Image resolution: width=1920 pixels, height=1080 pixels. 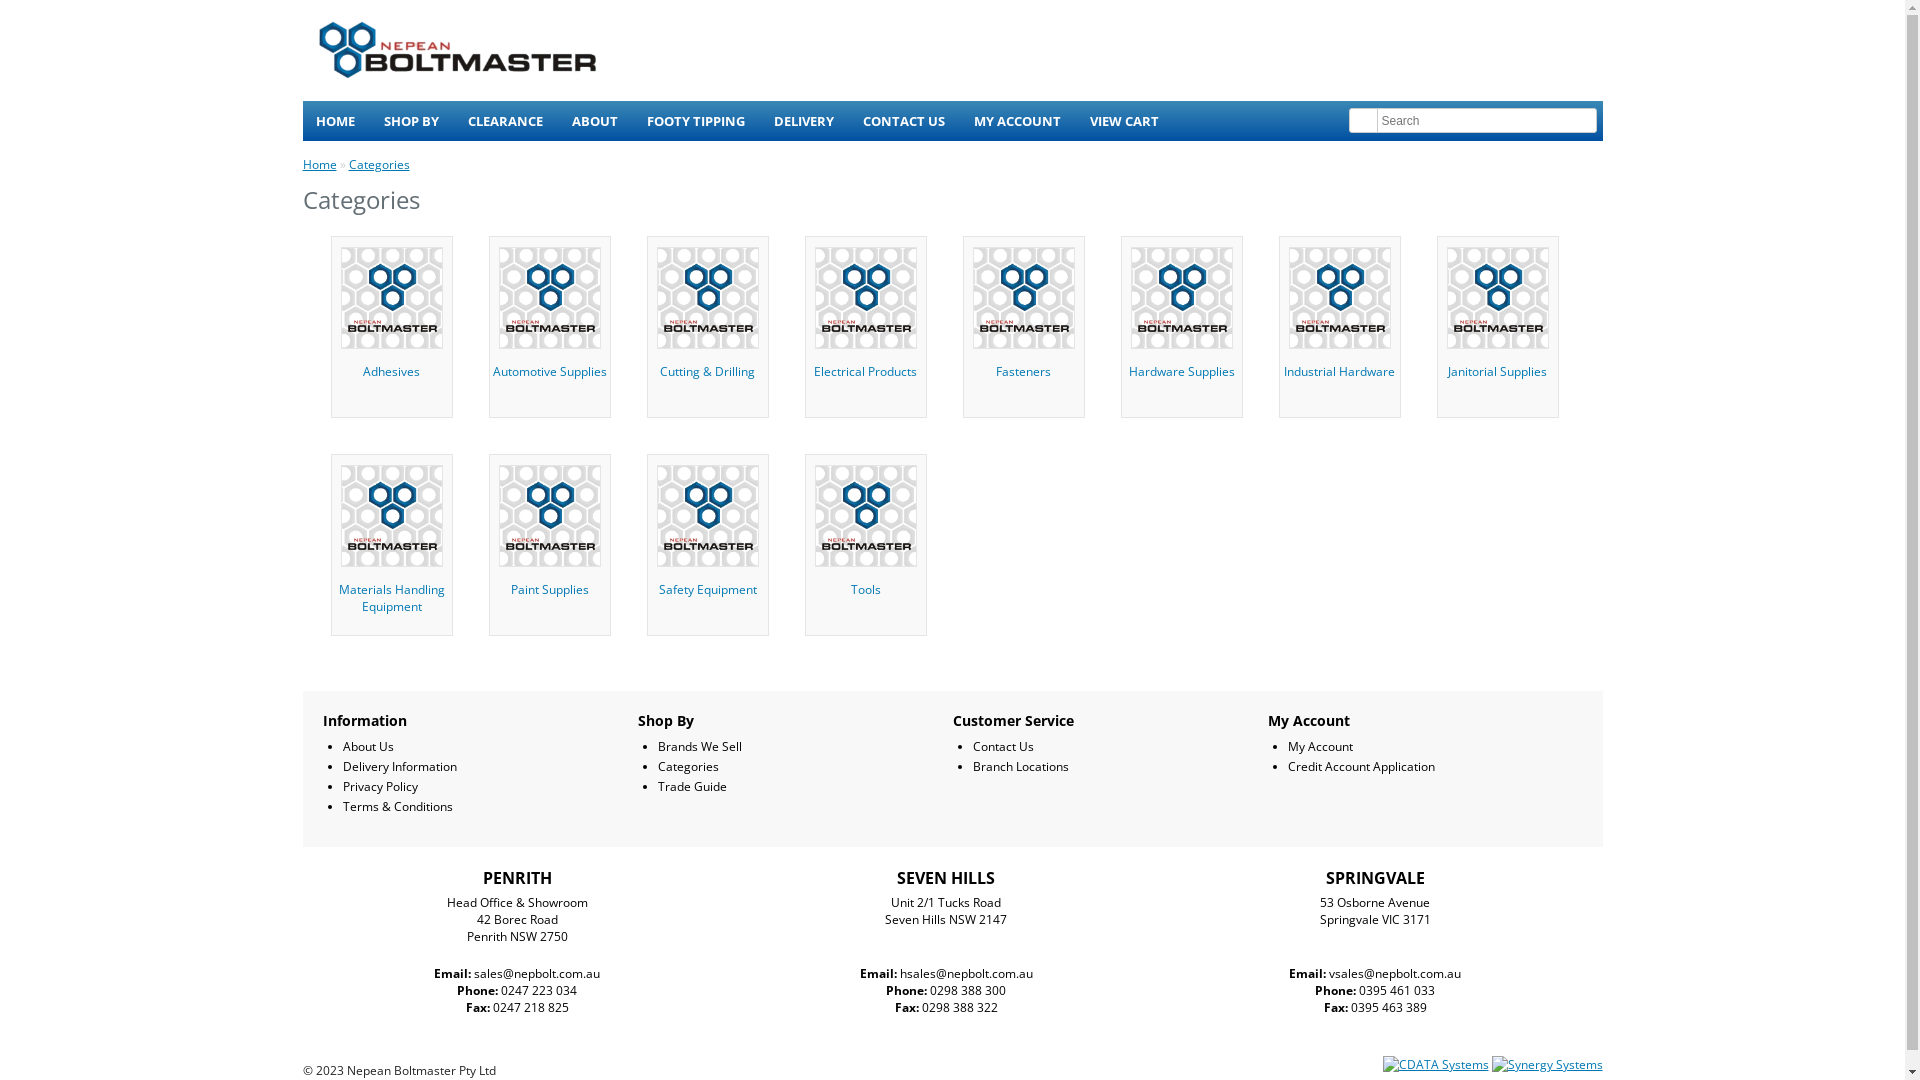 What do you see at coordinates (390, 297) in the screenshot?
I see `'ADHESIVES'` at bounding box center [390, 297].